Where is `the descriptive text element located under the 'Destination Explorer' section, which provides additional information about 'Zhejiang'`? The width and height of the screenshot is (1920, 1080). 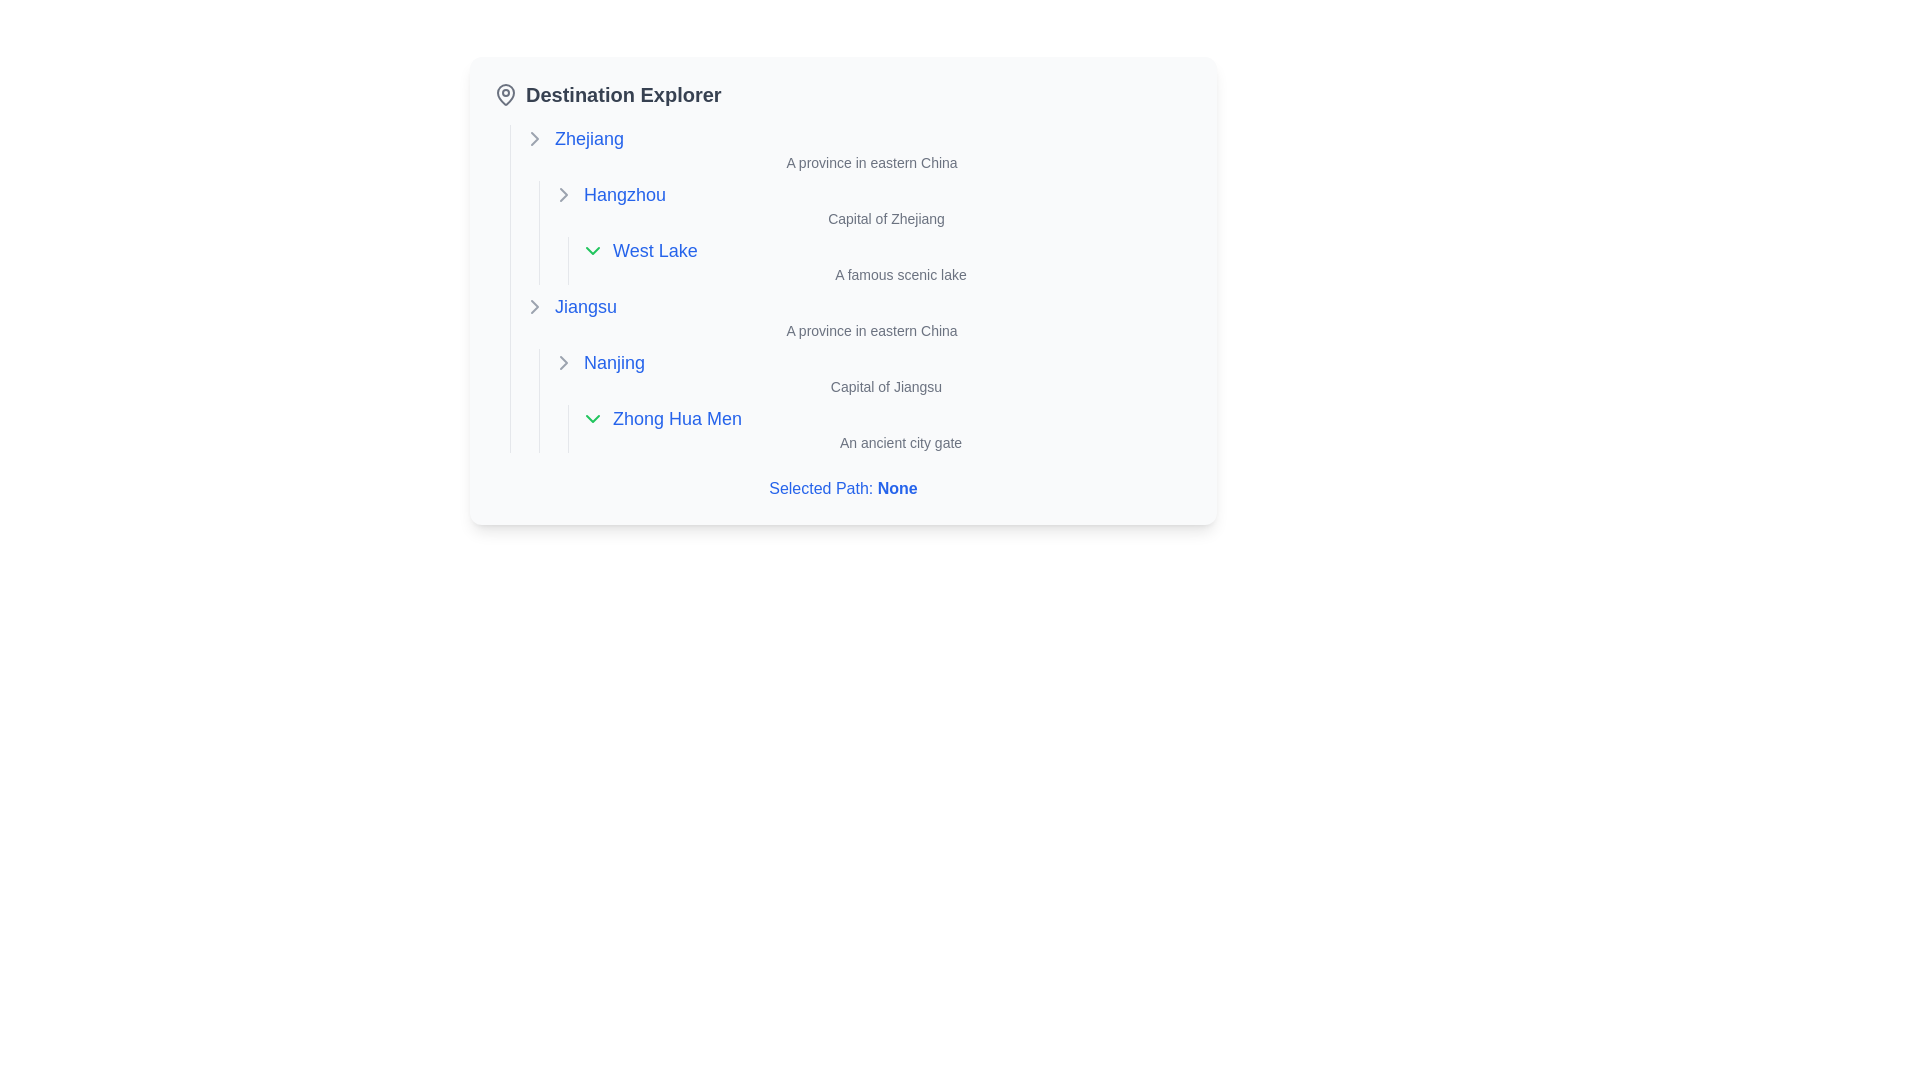
the descriptive text element located under the 'Destination Explorer' section, which provides additional information about 'Zhejiang' is located at coordinates (858, 161).